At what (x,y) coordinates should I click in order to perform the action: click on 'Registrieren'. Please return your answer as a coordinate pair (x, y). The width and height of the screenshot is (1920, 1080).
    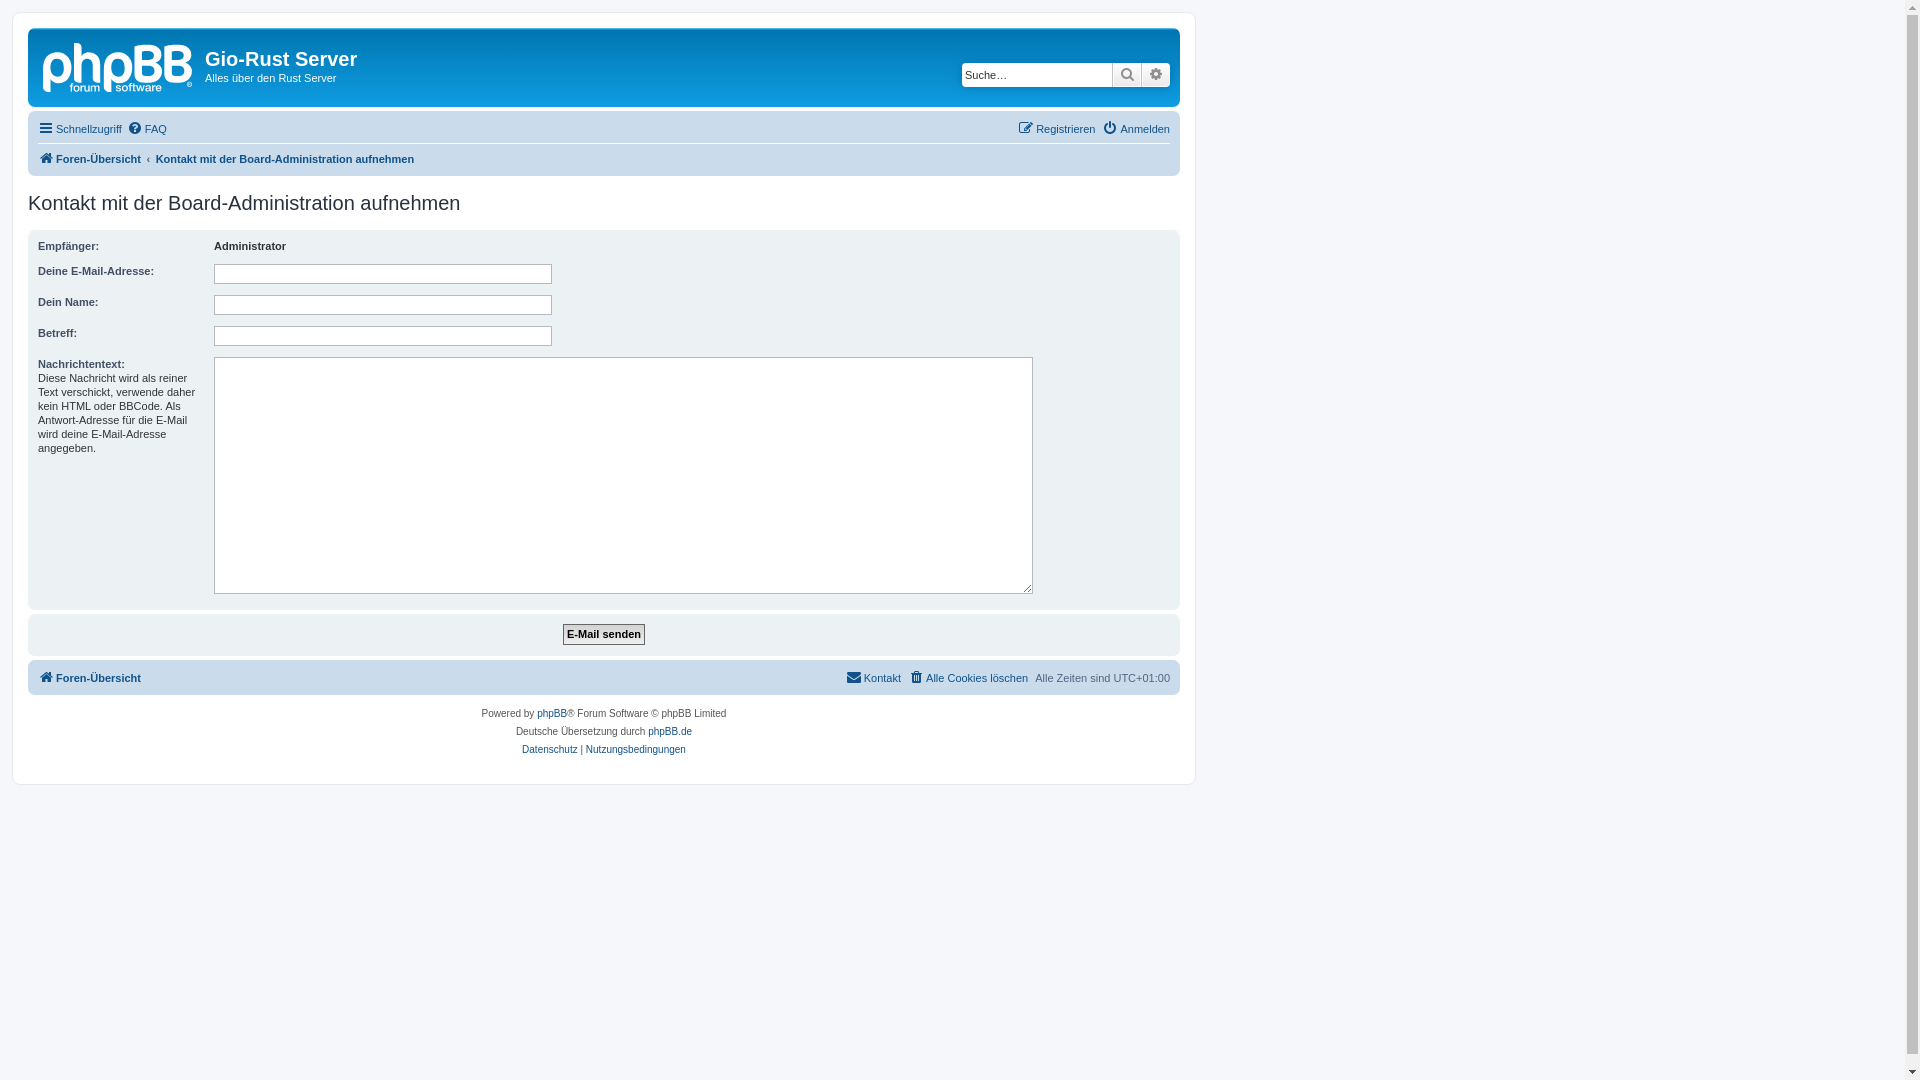
    Looking at the image, I should click on (1055, 128).